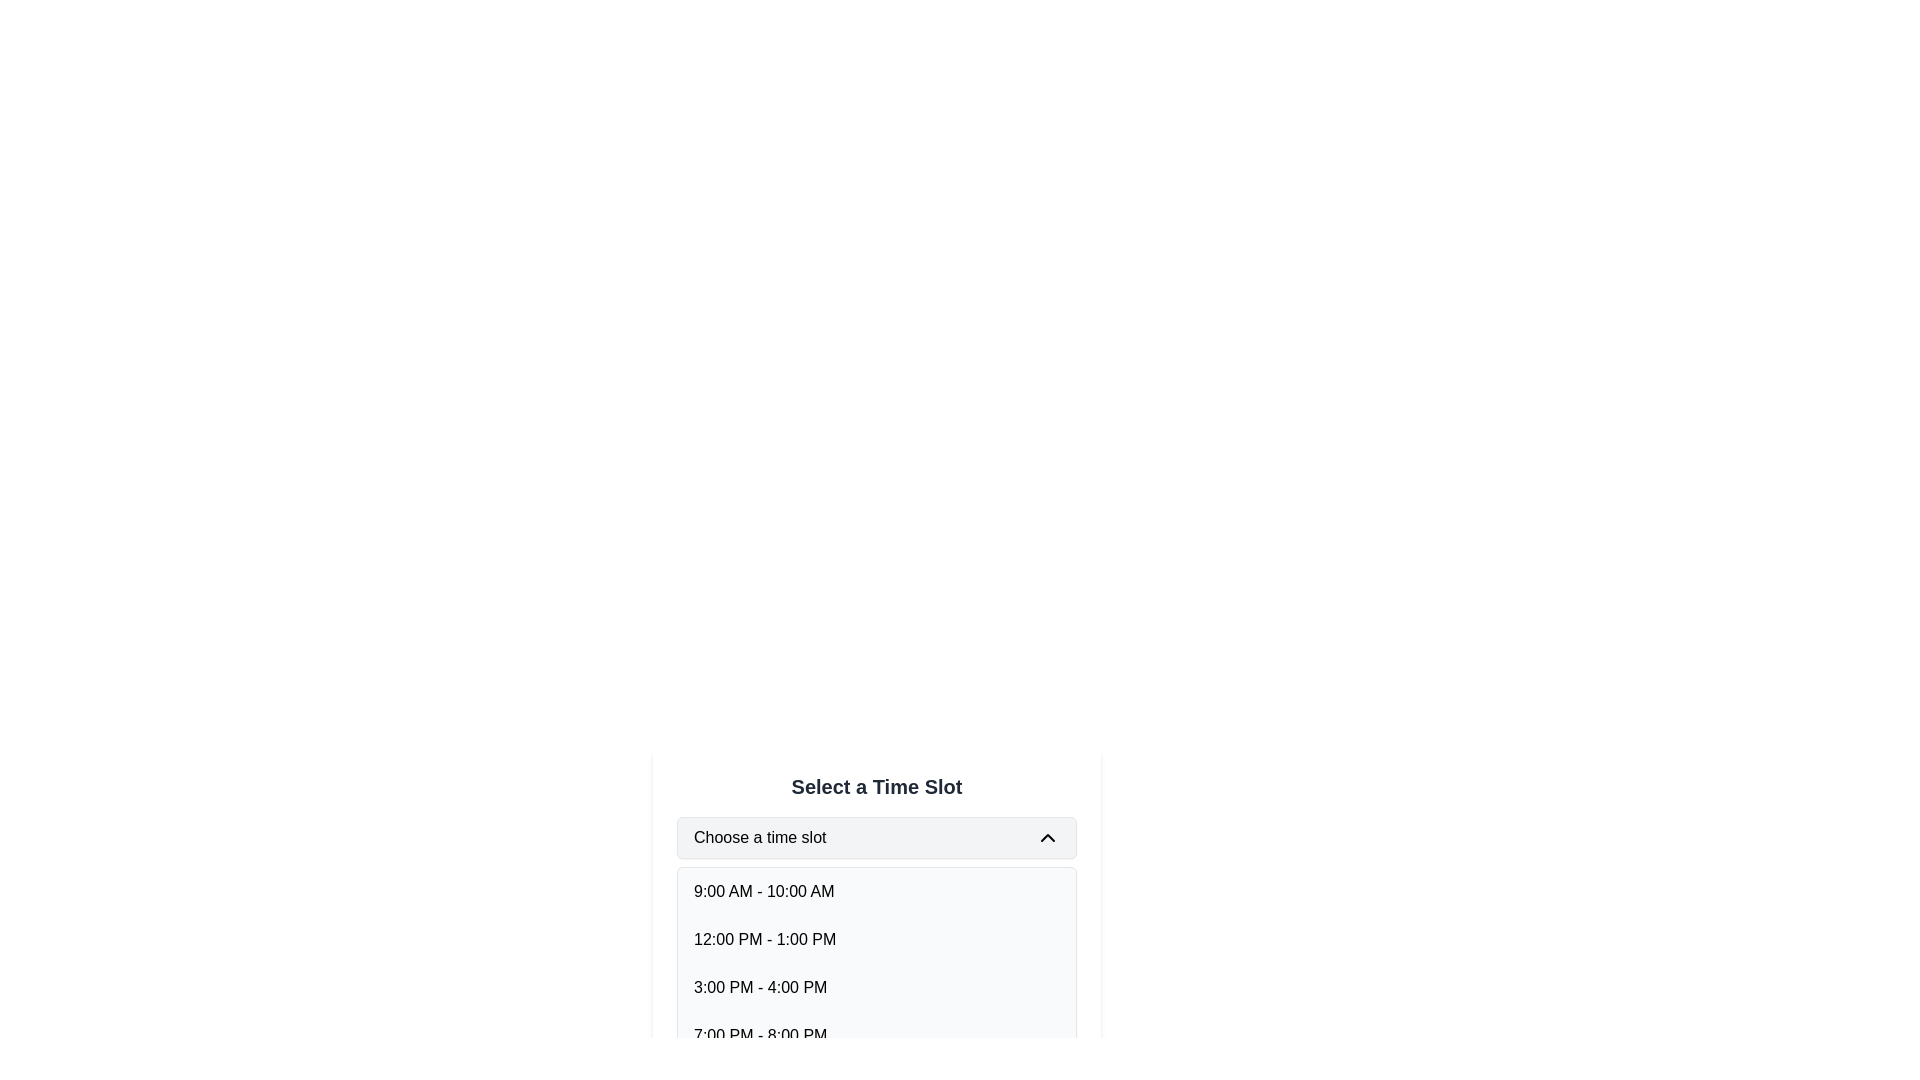  What do you see at coordinates (877, 880) in the screenshot?
I see `the dropdown element for selecting time slots` at bounding box center [877, 880].